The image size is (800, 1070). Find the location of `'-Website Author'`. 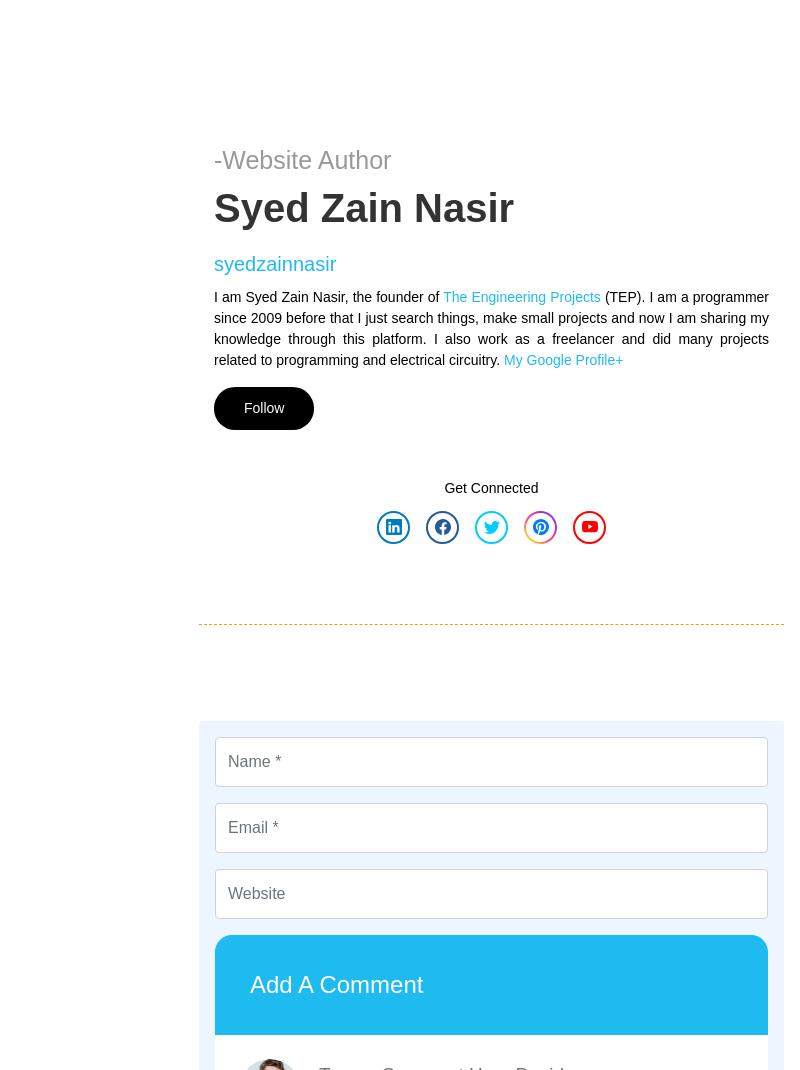

'-Website Author' is located at coordinates (301, 159).